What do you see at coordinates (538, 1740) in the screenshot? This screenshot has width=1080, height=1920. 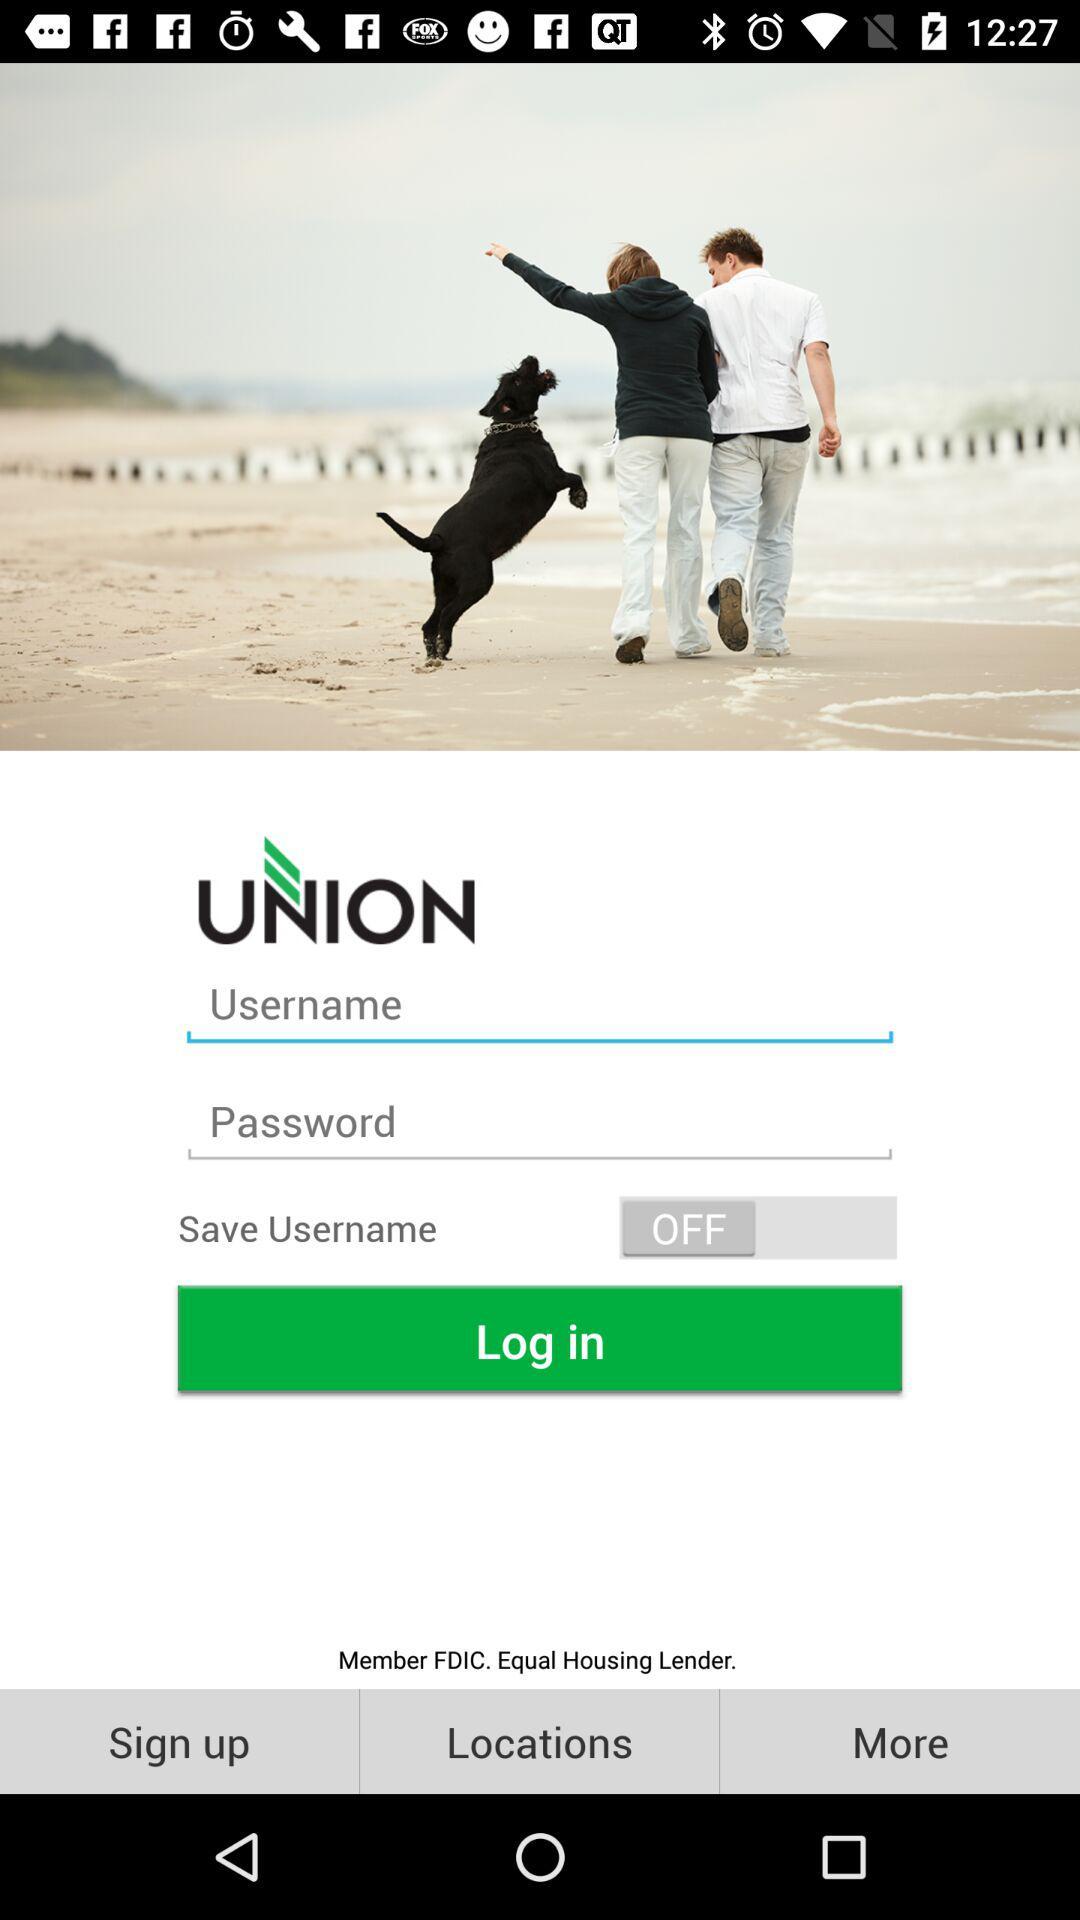 I see `the item to the right of sign up icon` at bounding box center [538, 1740].